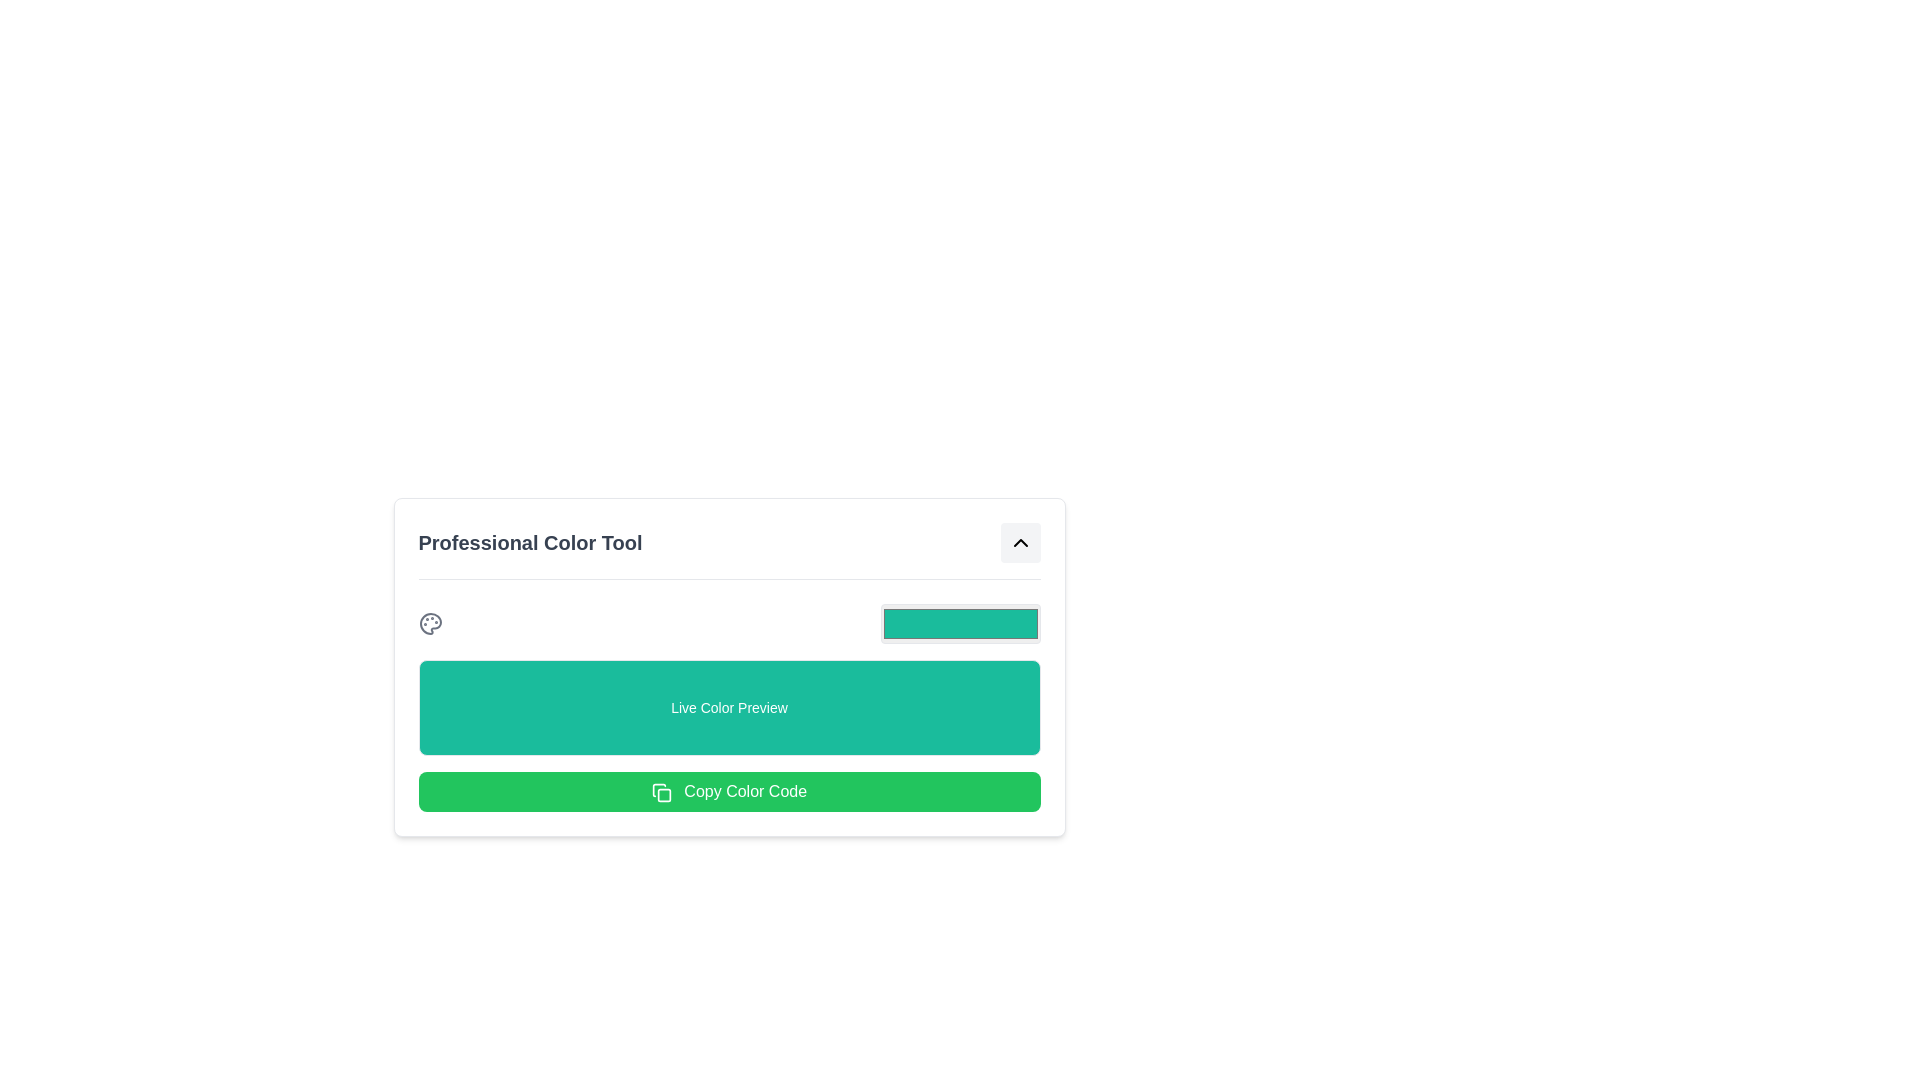 This screenshot has height=1080, width=1920. I want to click on keyboard navigation, so click(1020, 543).